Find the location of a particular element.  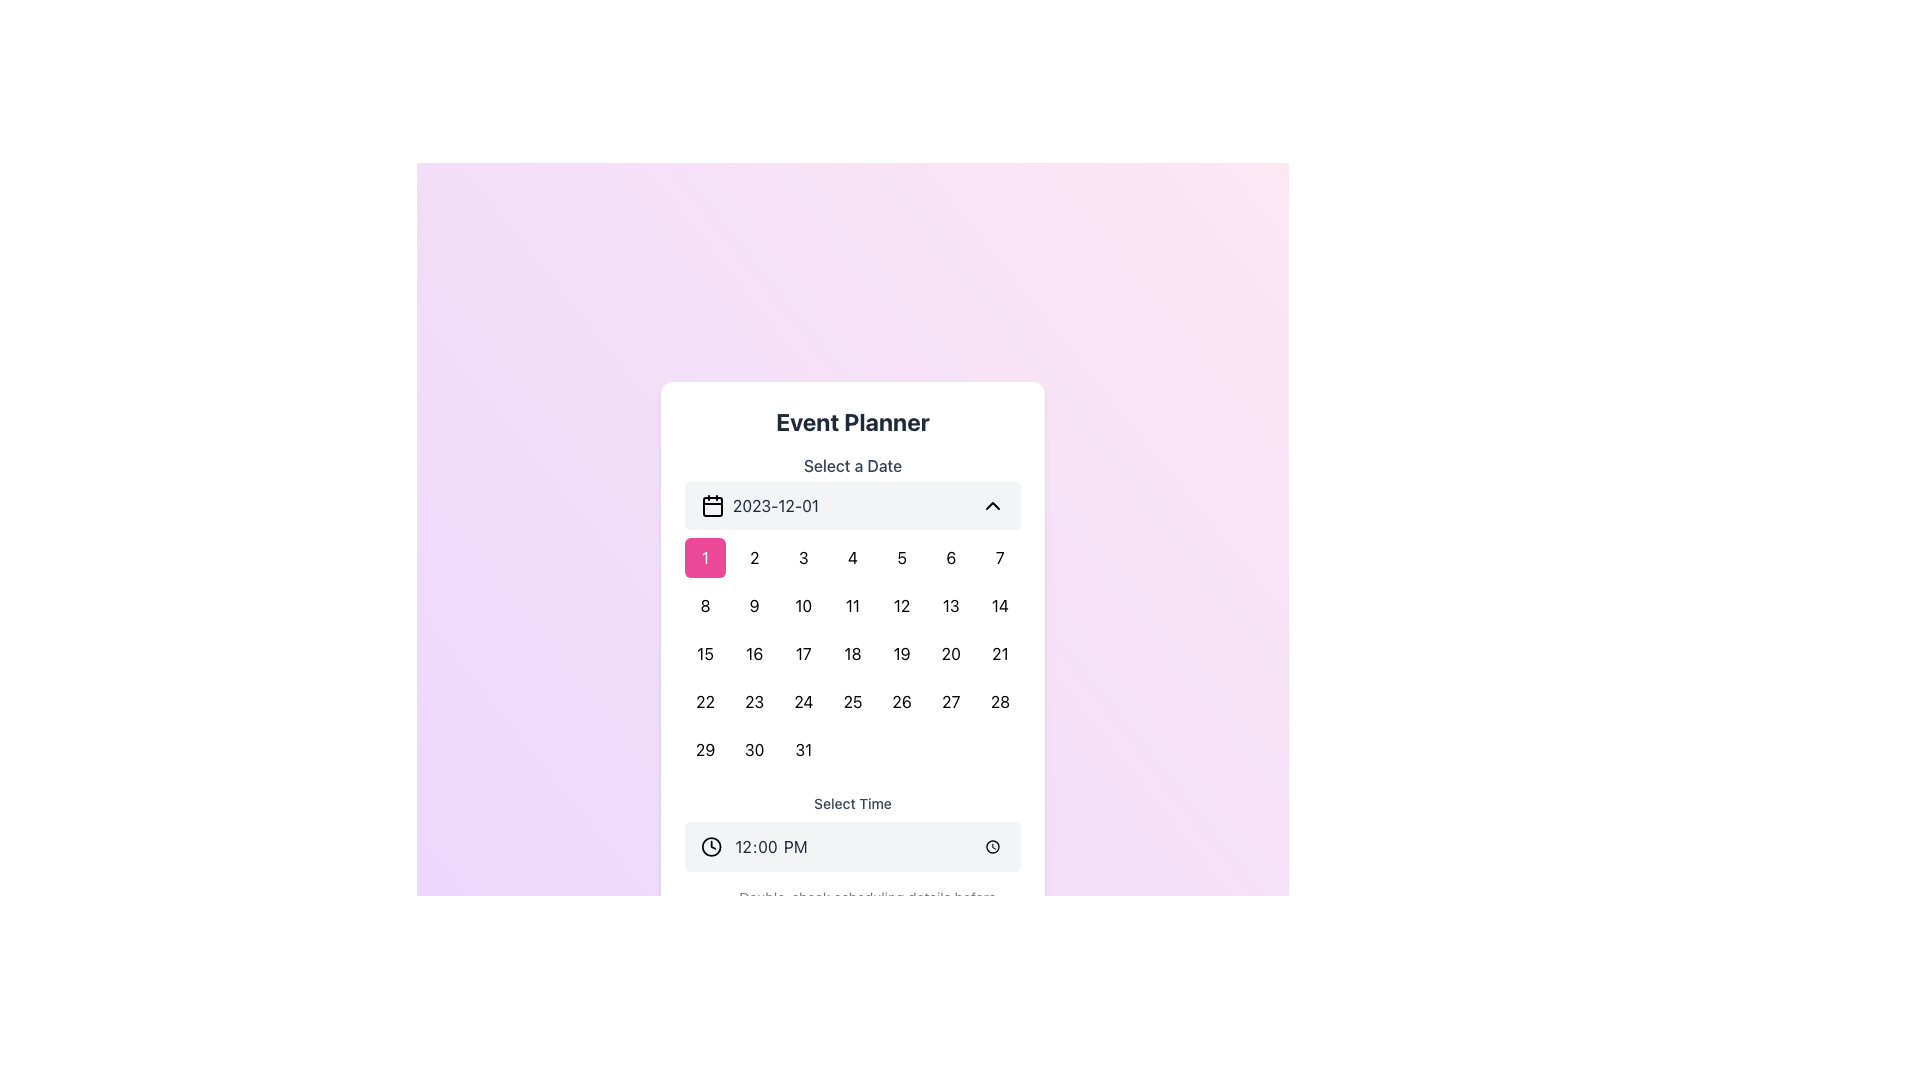

the button displaying the number '20' in the 'Select a Date' calendar layout is located at coordinates (950, 654).